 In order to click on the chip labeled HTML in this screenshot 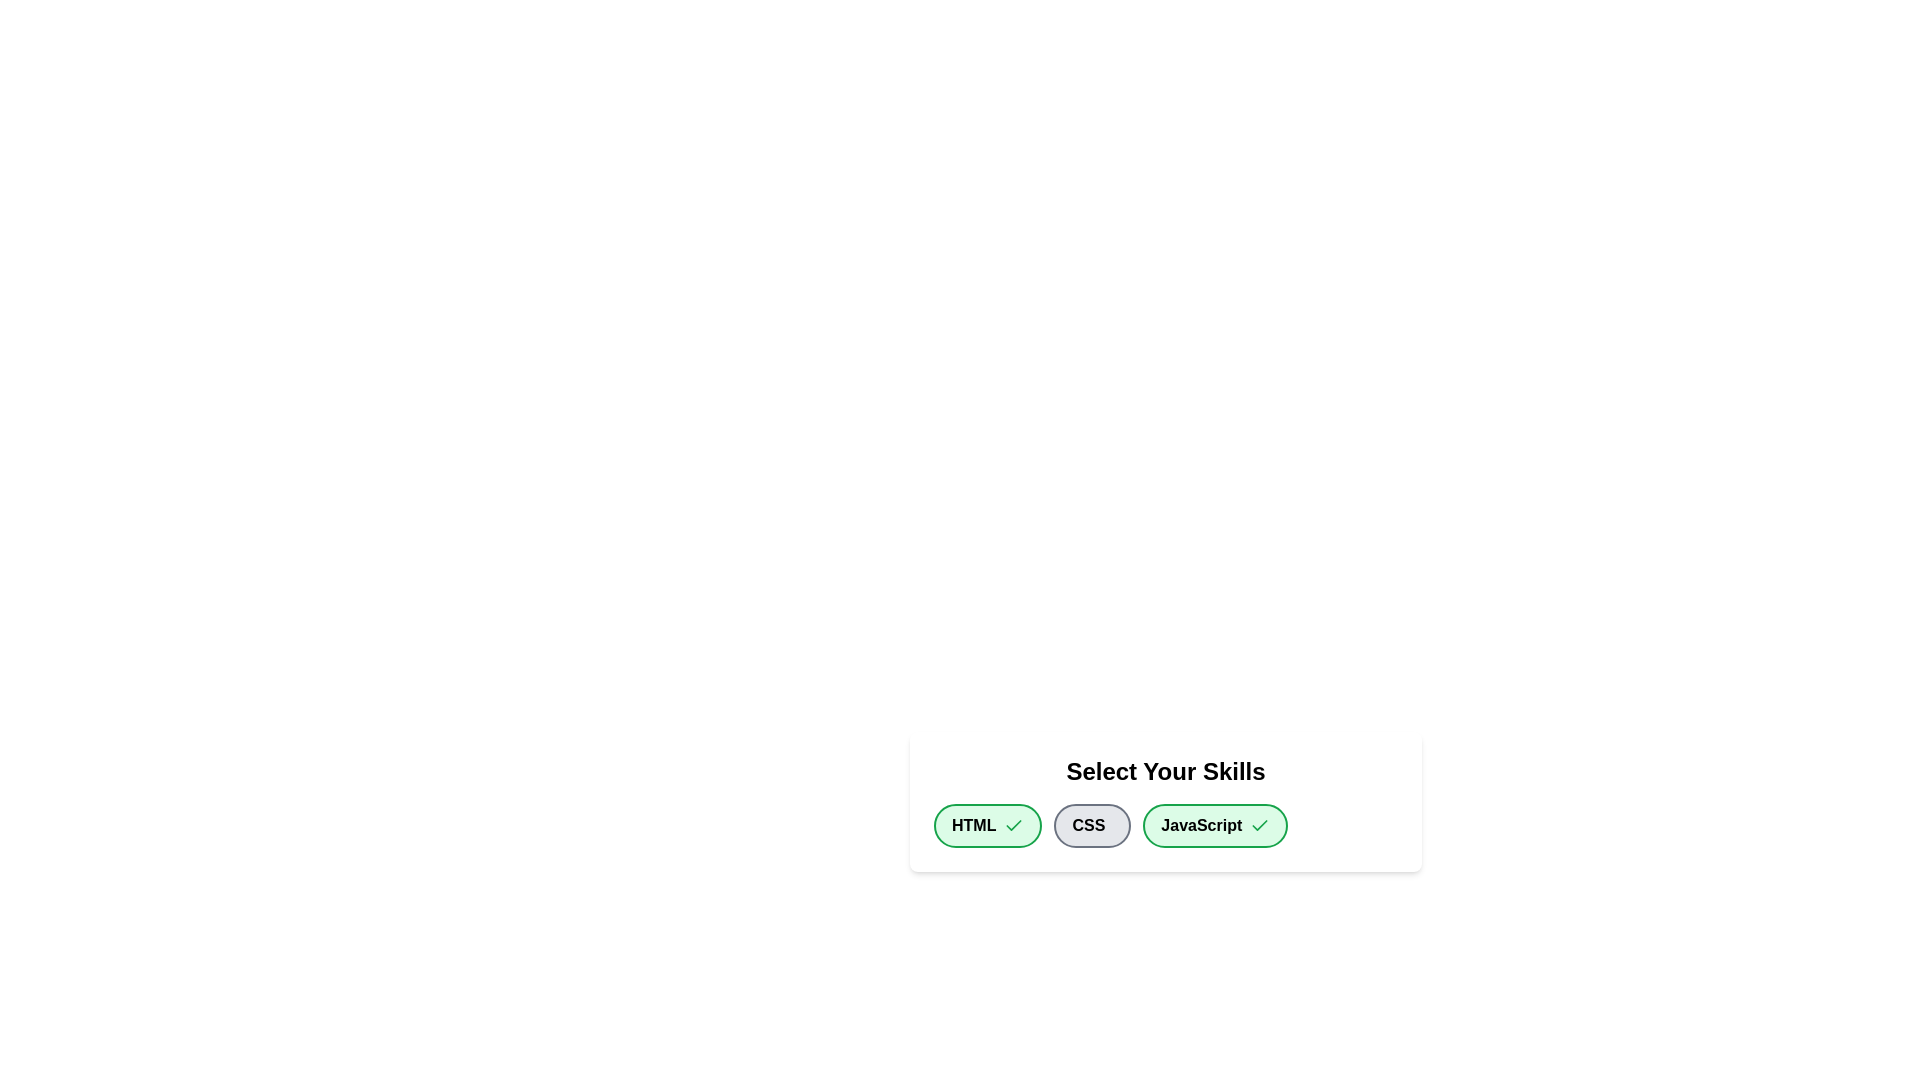, I will do `click(988, 825)`.